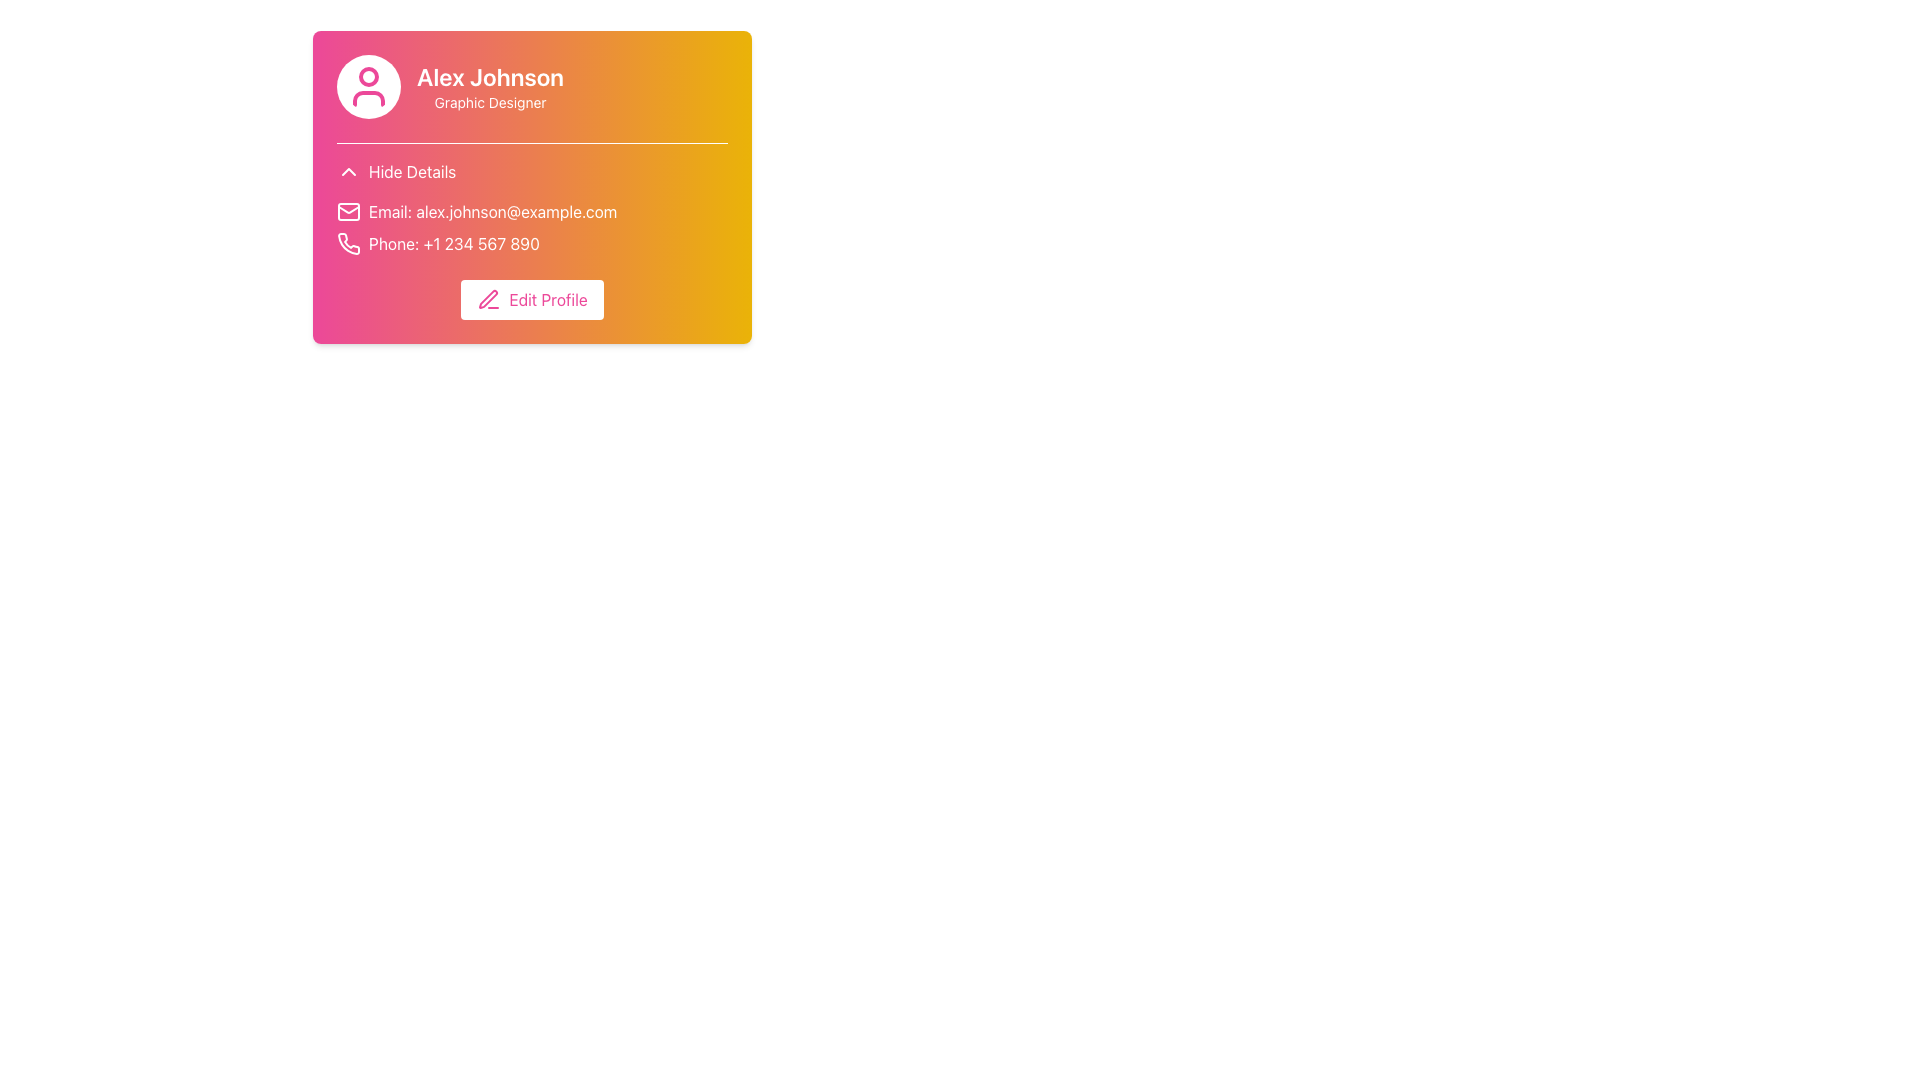  I want to click on the mail icon styled as an envelope, which is positioned to the left of the label 'Email: alex.johnson@example.com', so click(349, 212).